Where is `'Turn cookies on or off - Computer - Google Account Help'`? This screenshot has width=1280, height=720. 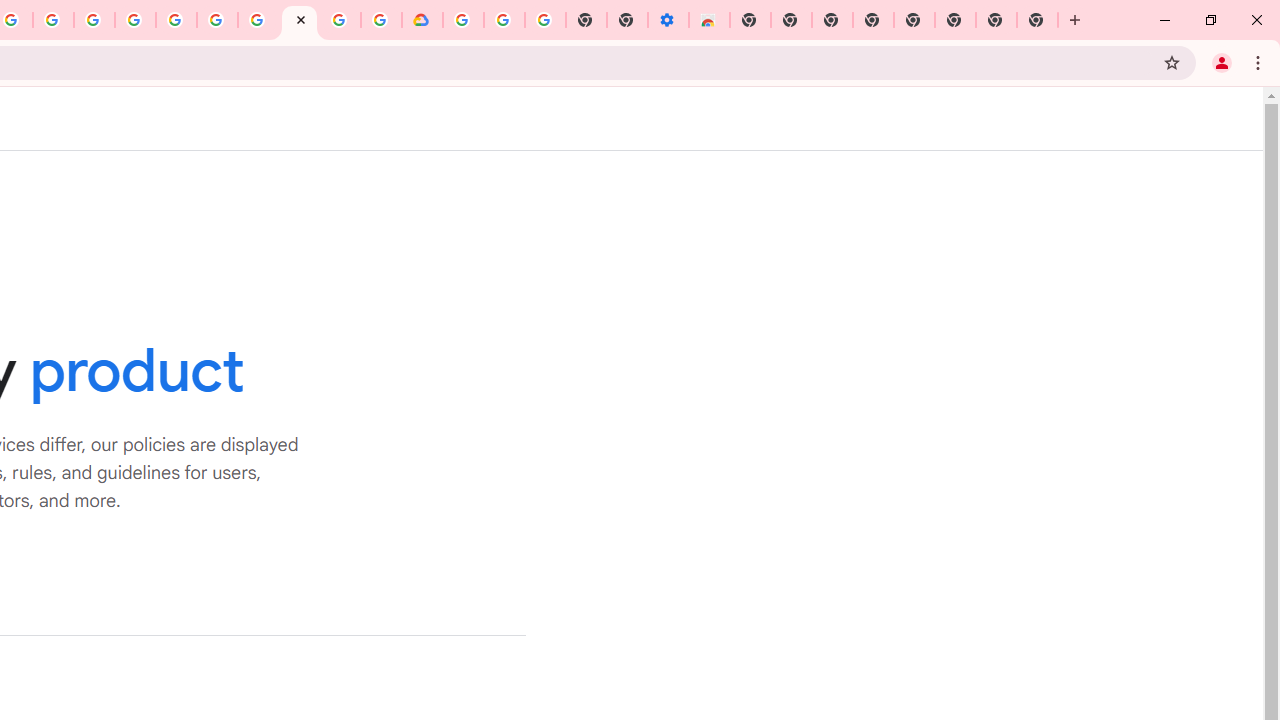
'Turn cookies on or off - Computer - Google Account Help' is located at coordinates (545, 20).